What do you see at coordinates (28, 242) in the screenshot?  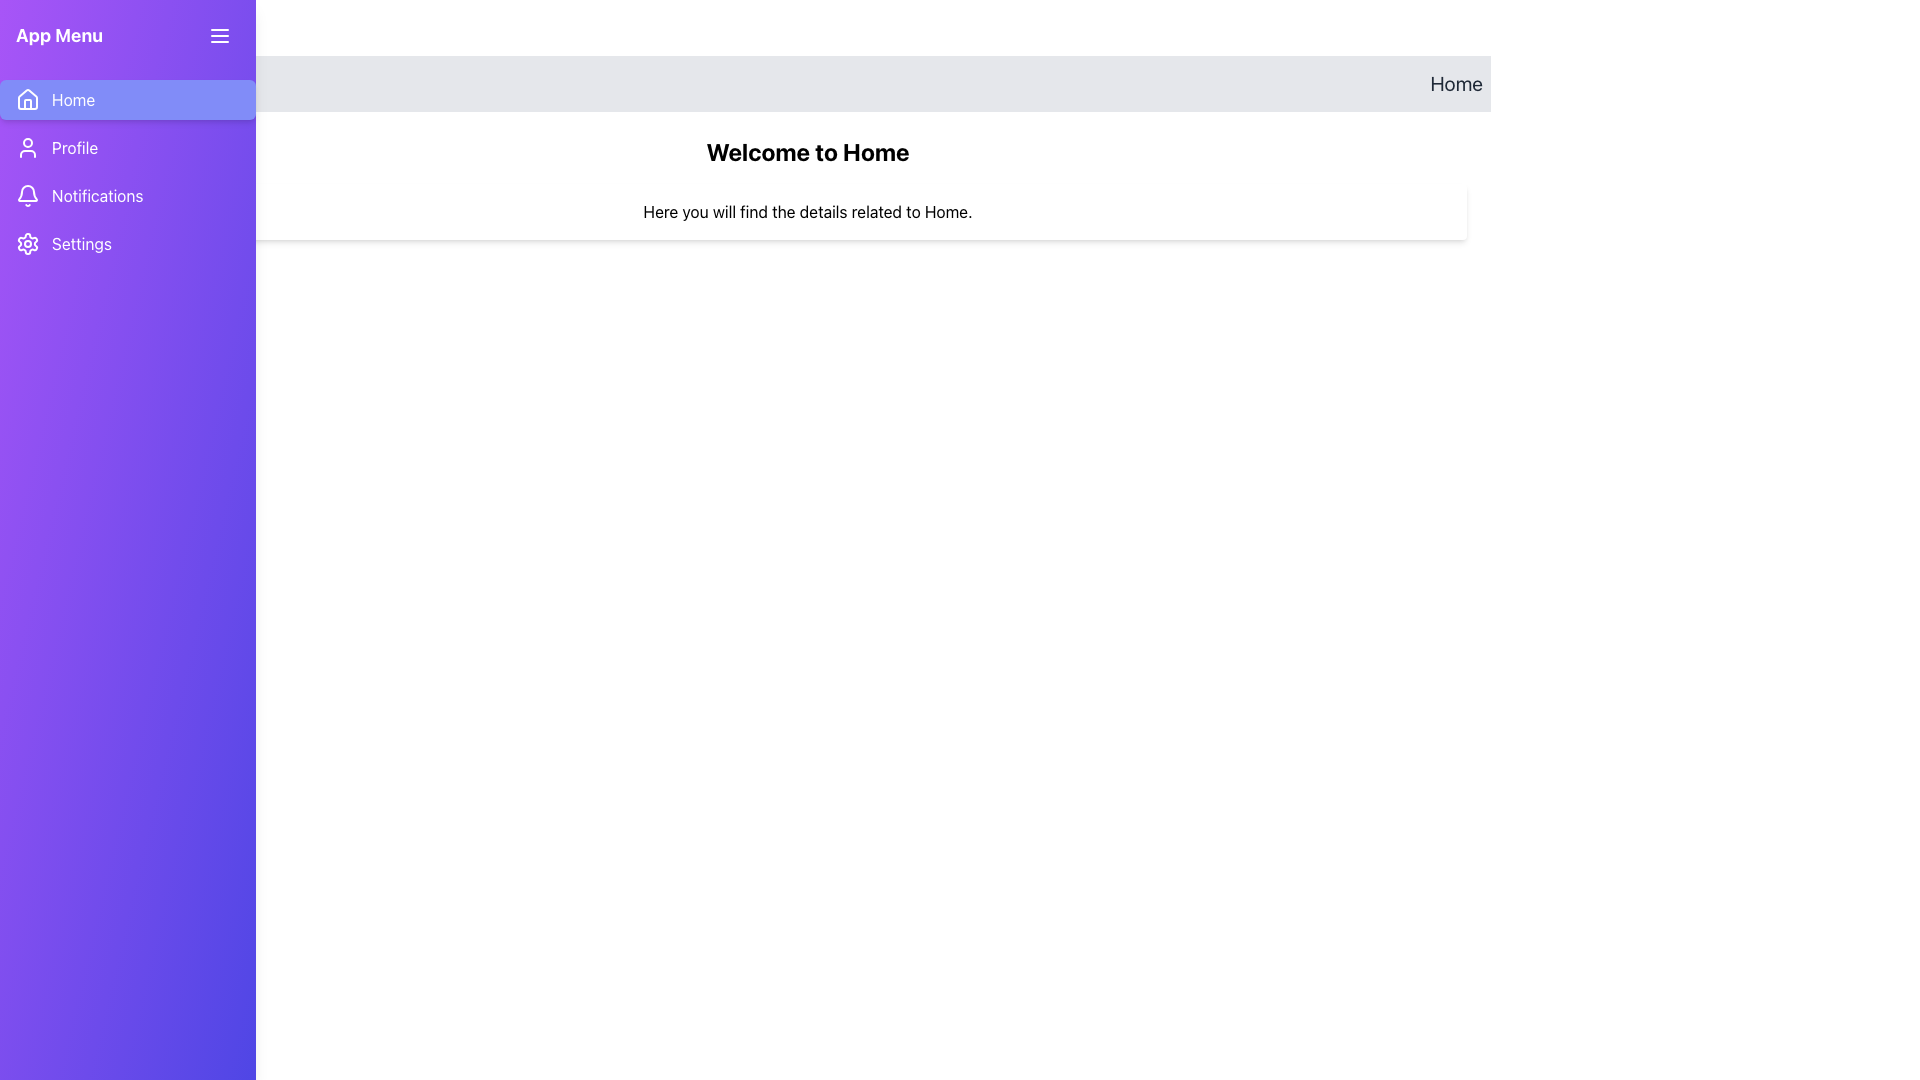 I see `the settings icon located in the navigation sidebar, which is positioned next to the 'Settings' label and appears fourth among other menu items` at bounding box center [28, 242].